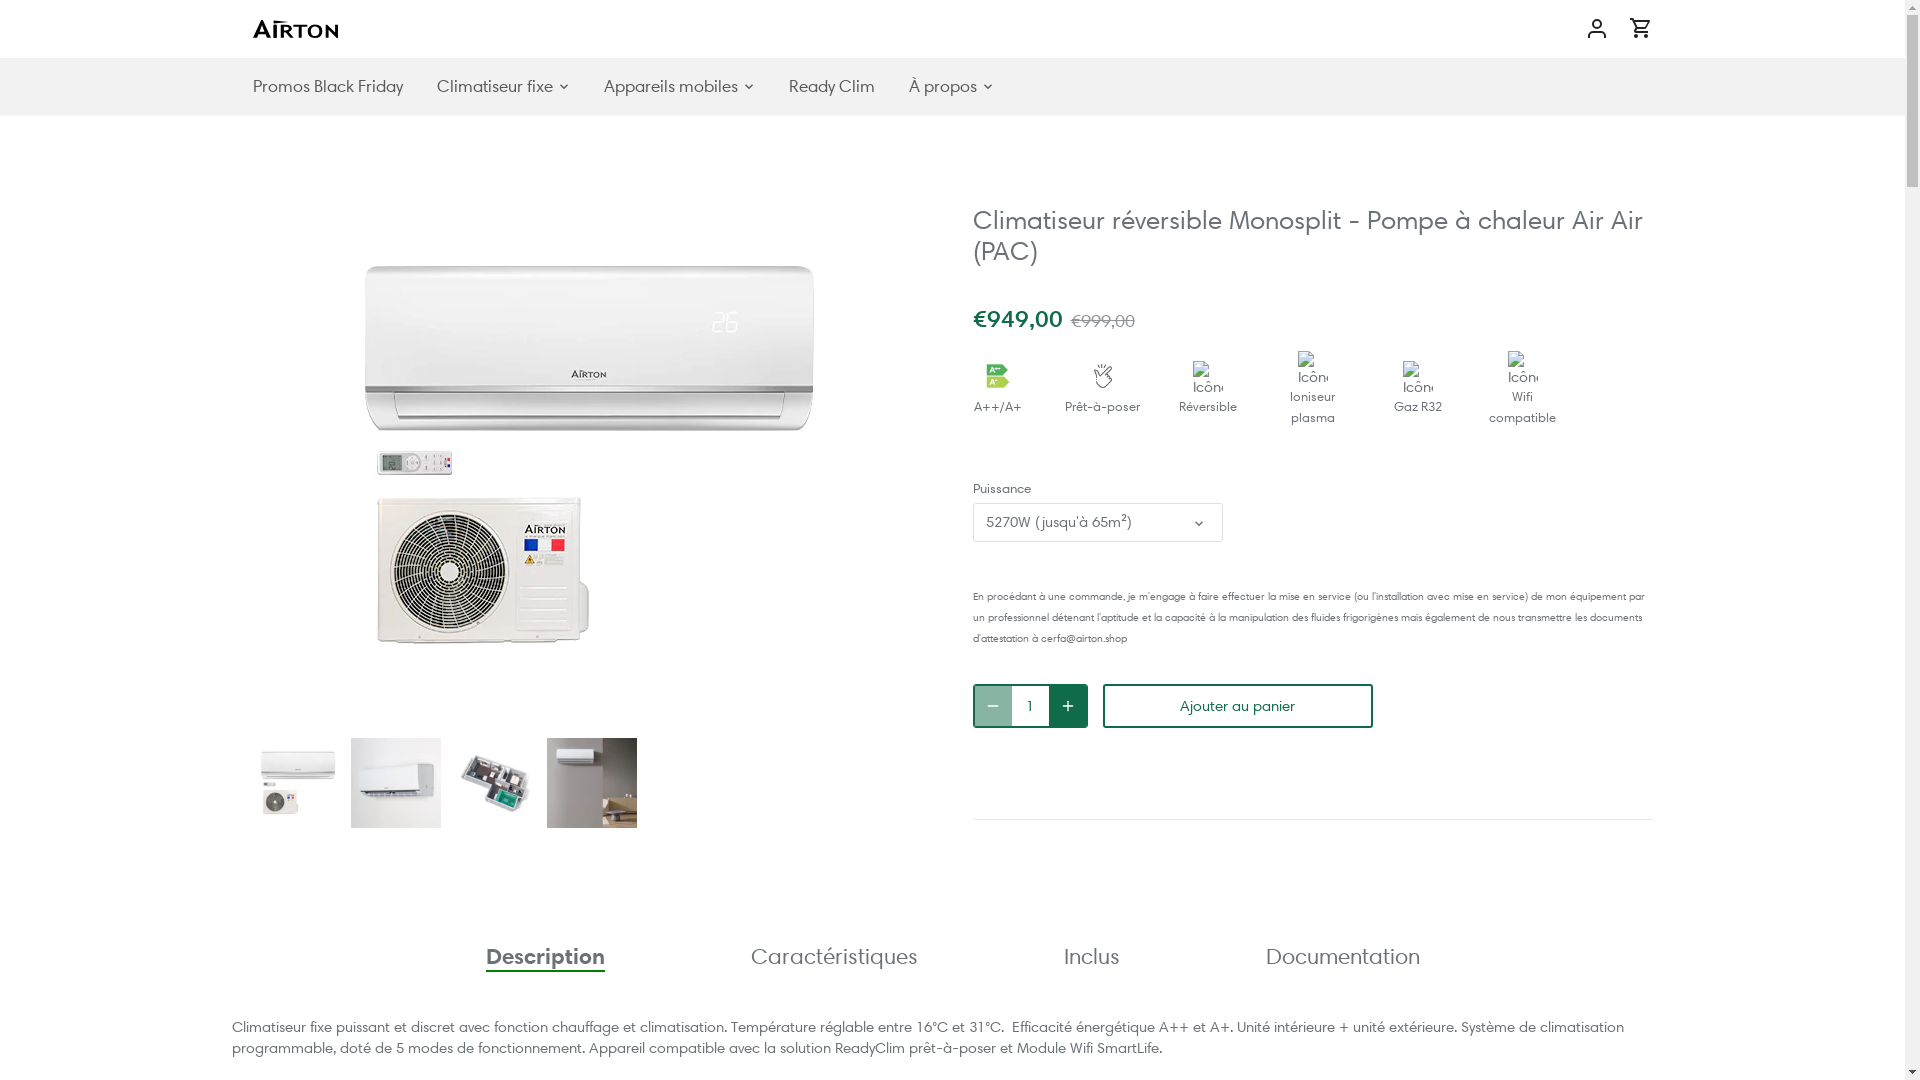  Describe the element at coordinates (1063, 955) in the screenshot. I see `'Inclus'` at that location.